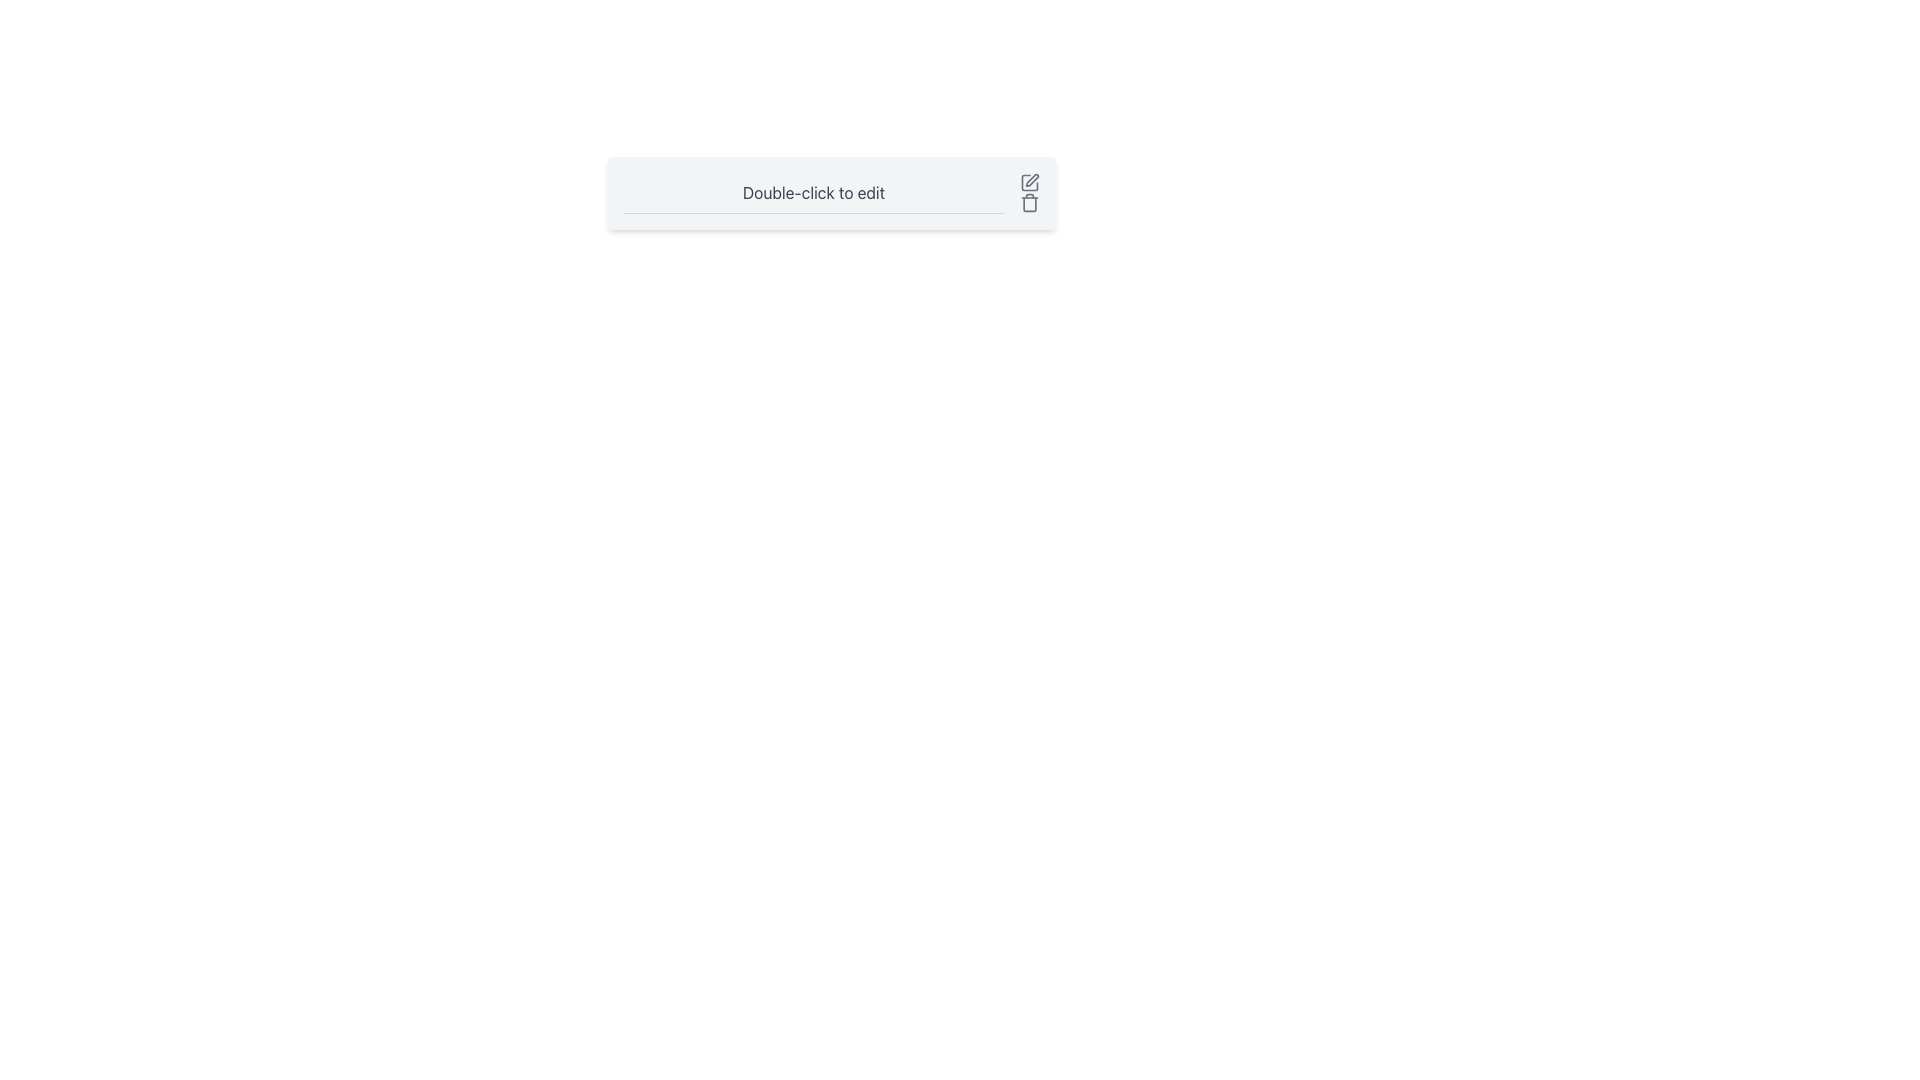 The height and width of the screenshot is (1080, 1920). Describe the element at coordinates (831, 193) in the screenshot. I see `the text box/label with editing functionality that allows users to modify its content, as indicated by the instruction 'Double-click to edit'` at that location.